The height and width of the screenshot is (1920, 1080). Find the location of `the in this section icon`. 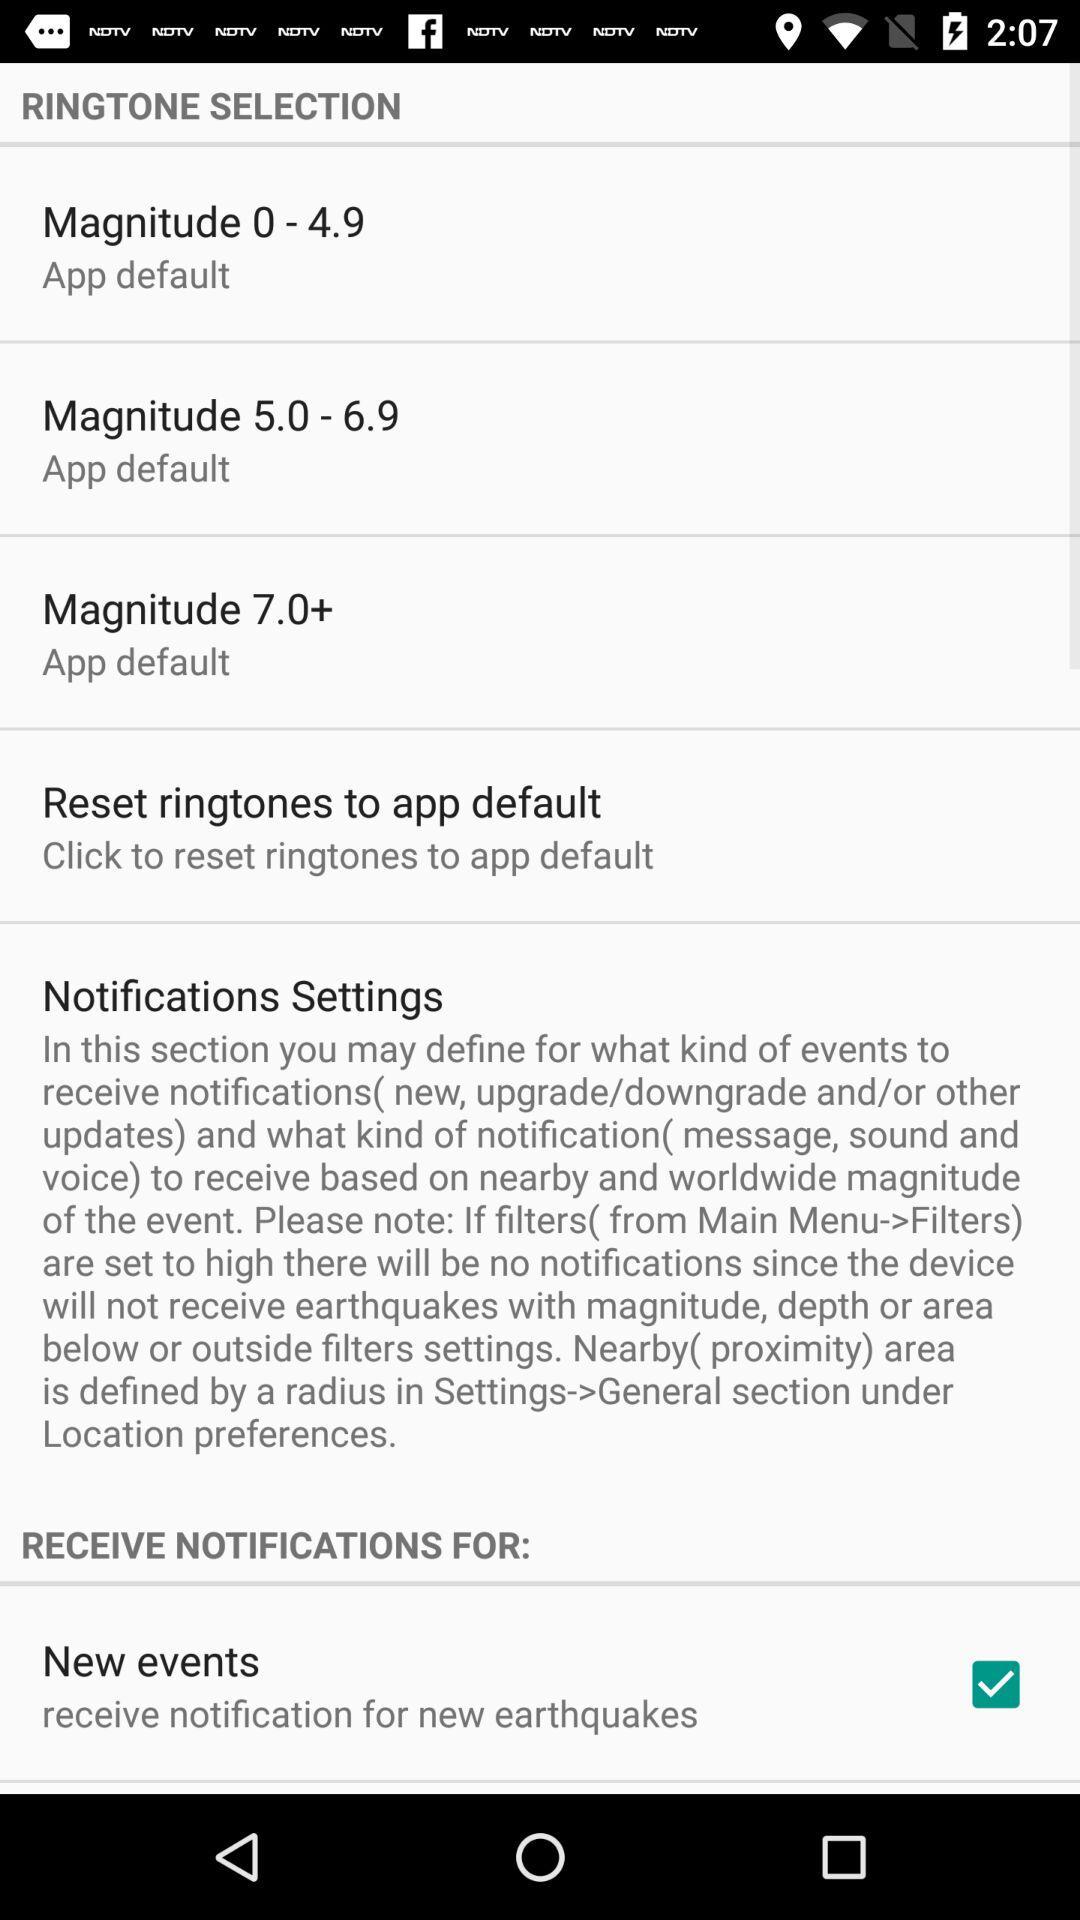

the in this section icon is located at coordinates (540, 1239).